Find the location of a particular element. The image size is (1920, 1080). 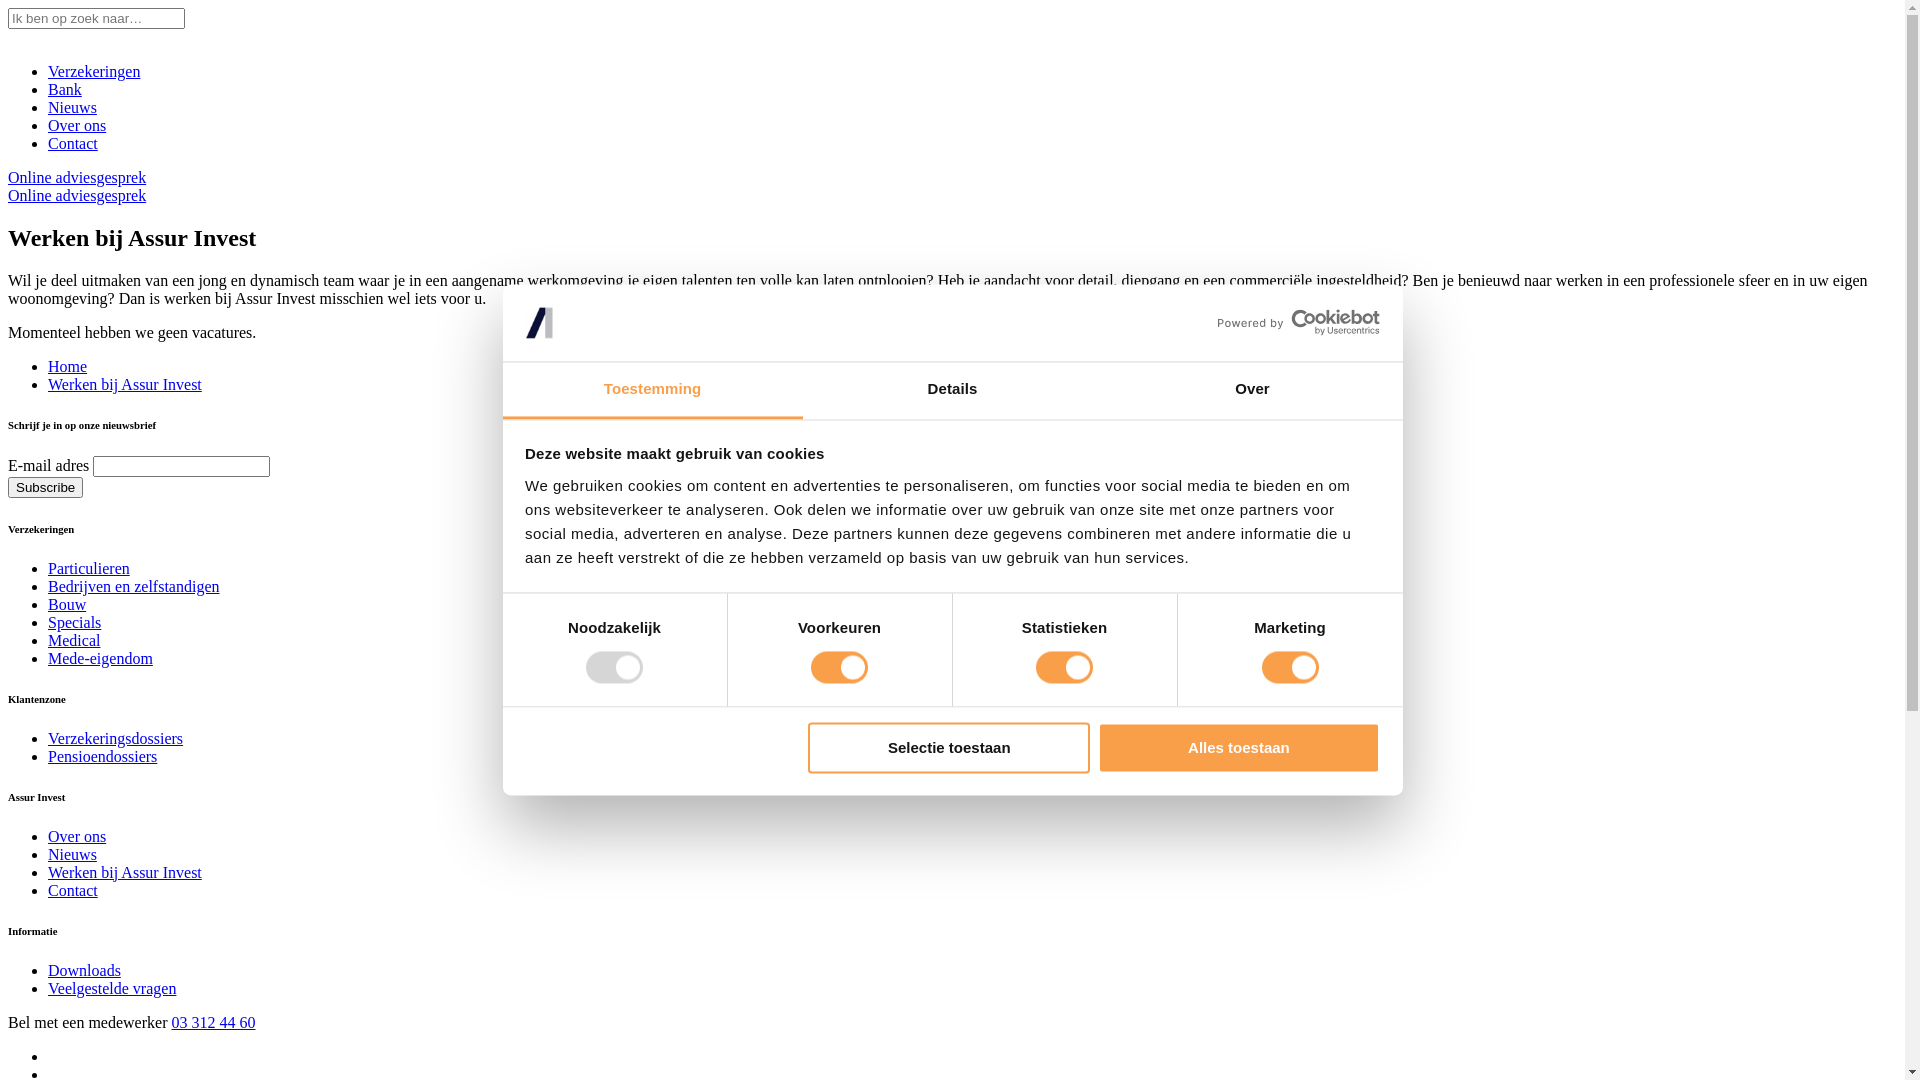

'Particulieren' is located at coordinates (88, 568).